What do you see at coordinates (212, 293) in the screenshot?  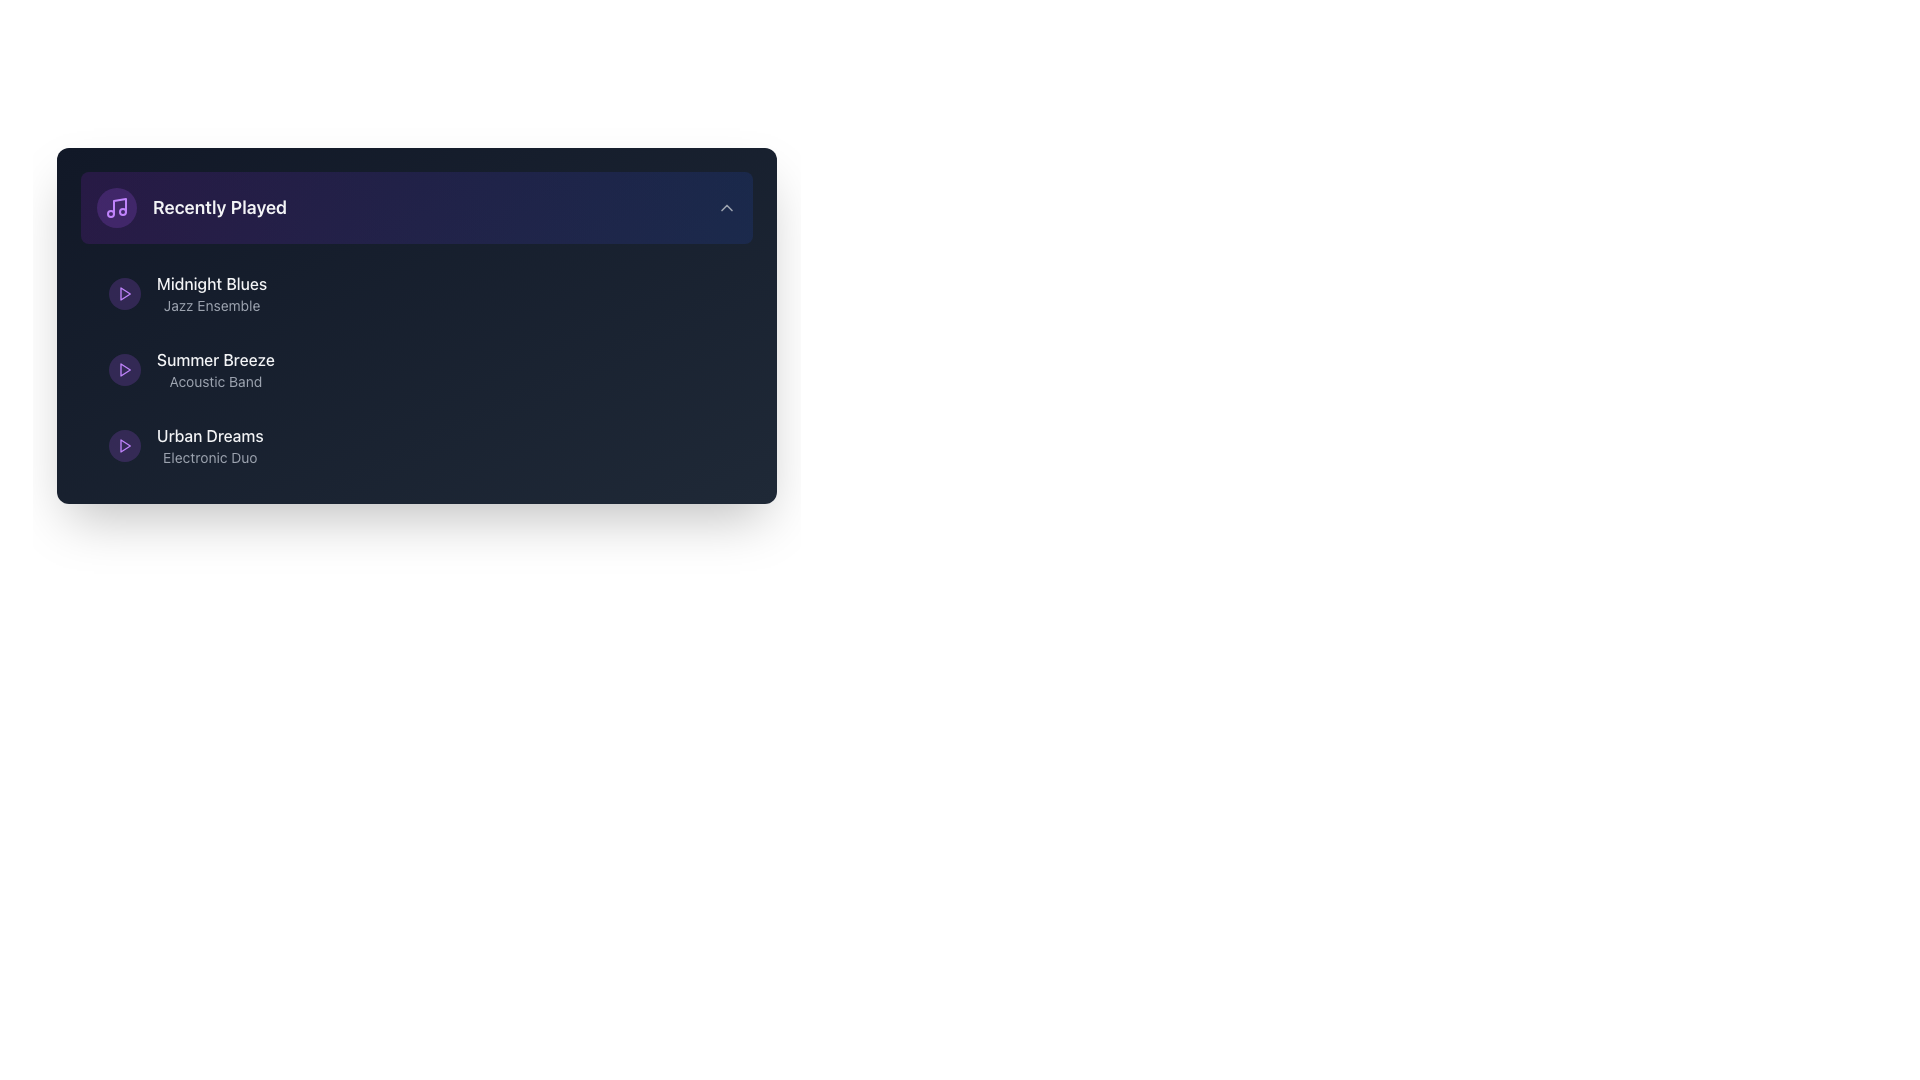 I see `the text label displaying 'Midnight Blues' and 'Jazz Ensemble' if accessible navigation is supported` at bounding box center [212, 293].